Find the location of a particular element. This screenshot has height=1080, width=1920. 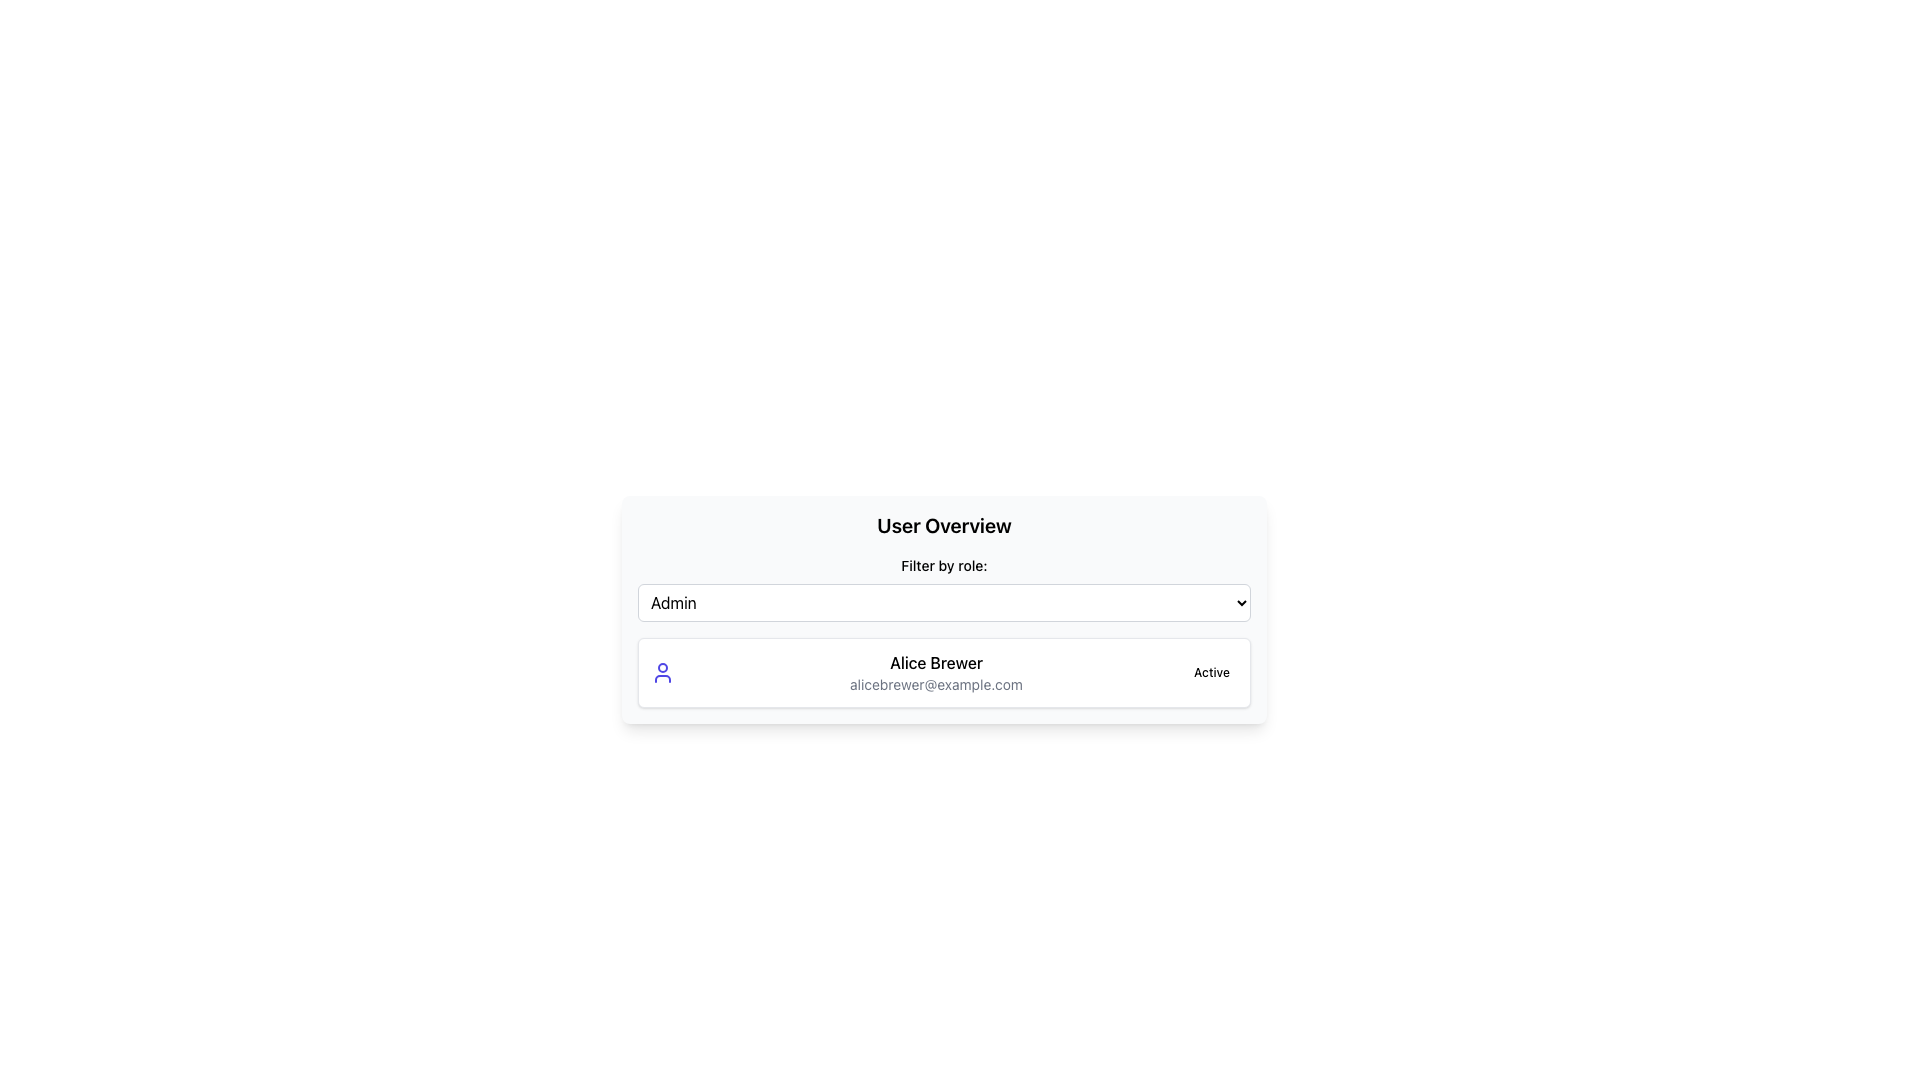

text from the label indicating the purpose of the associated dropdown menu for filtering content by user roles, located just above the dropdown menu under the heading 'User Overview' is located at coordinates (943, 566).